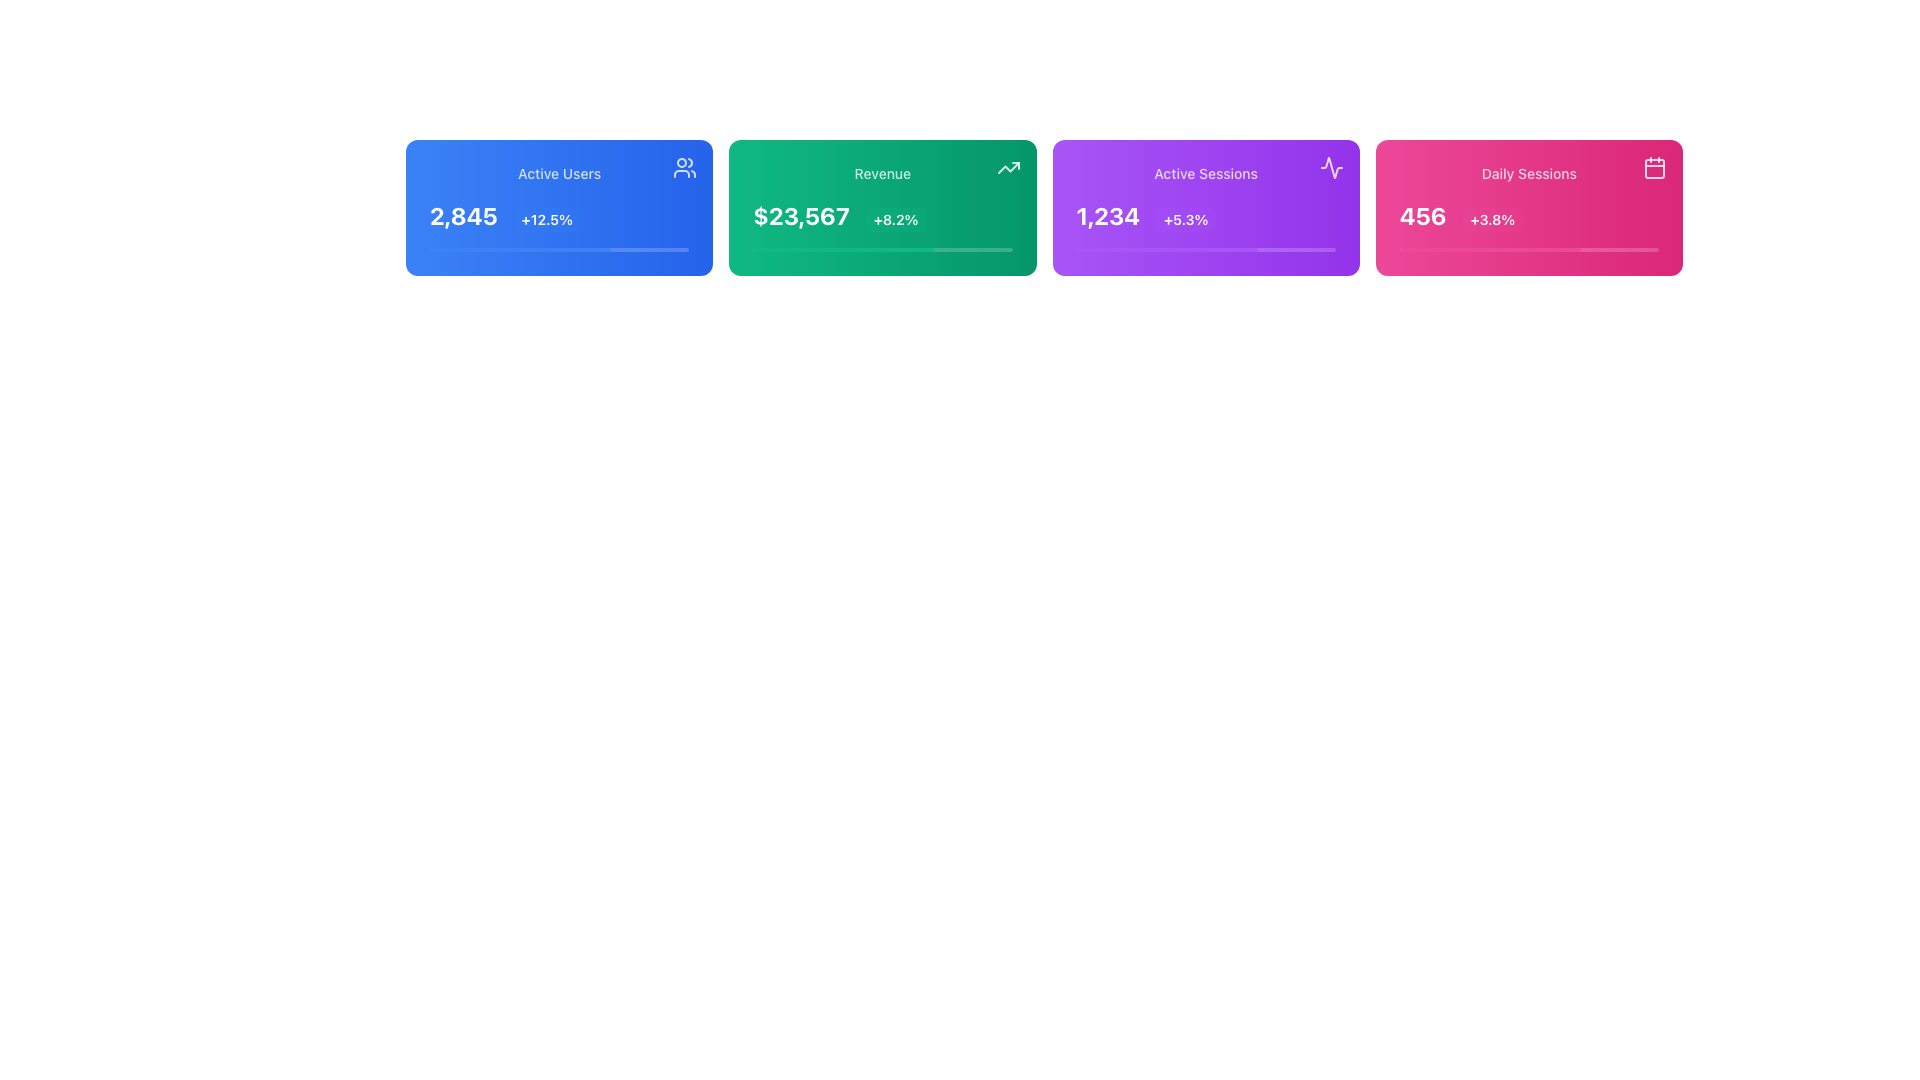 This screenshot has width=1920, height=1080. Describe the element at coordinates (1107, 216) in the screenshot. I see `the numerical statistic text displaying the count related to 'Active Sessions', located within the purple card labeled 'Active Sessions'` at that location.